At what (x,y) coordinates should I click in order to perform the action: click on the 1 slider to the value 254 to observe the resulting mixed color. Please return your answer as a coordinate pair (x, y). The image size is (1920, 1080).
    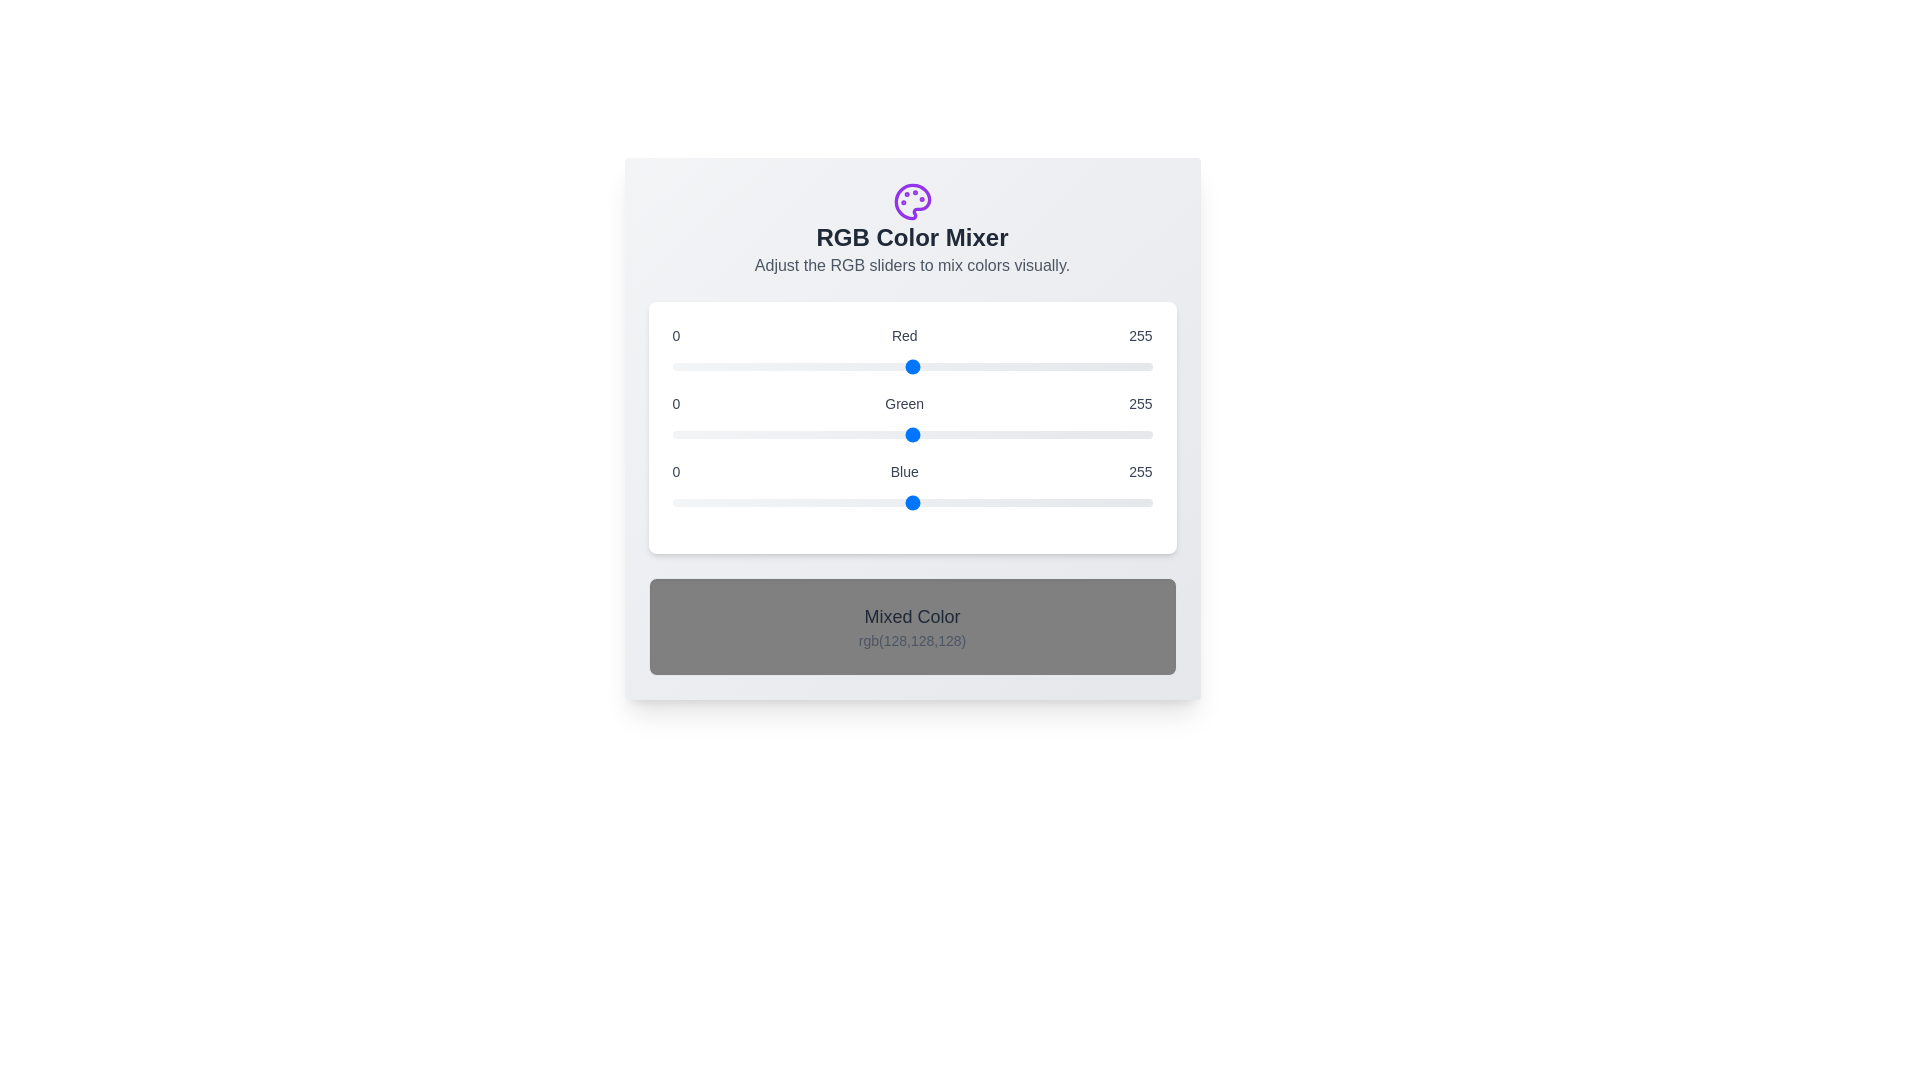
    Looking at the image, I should click on (911, 434).